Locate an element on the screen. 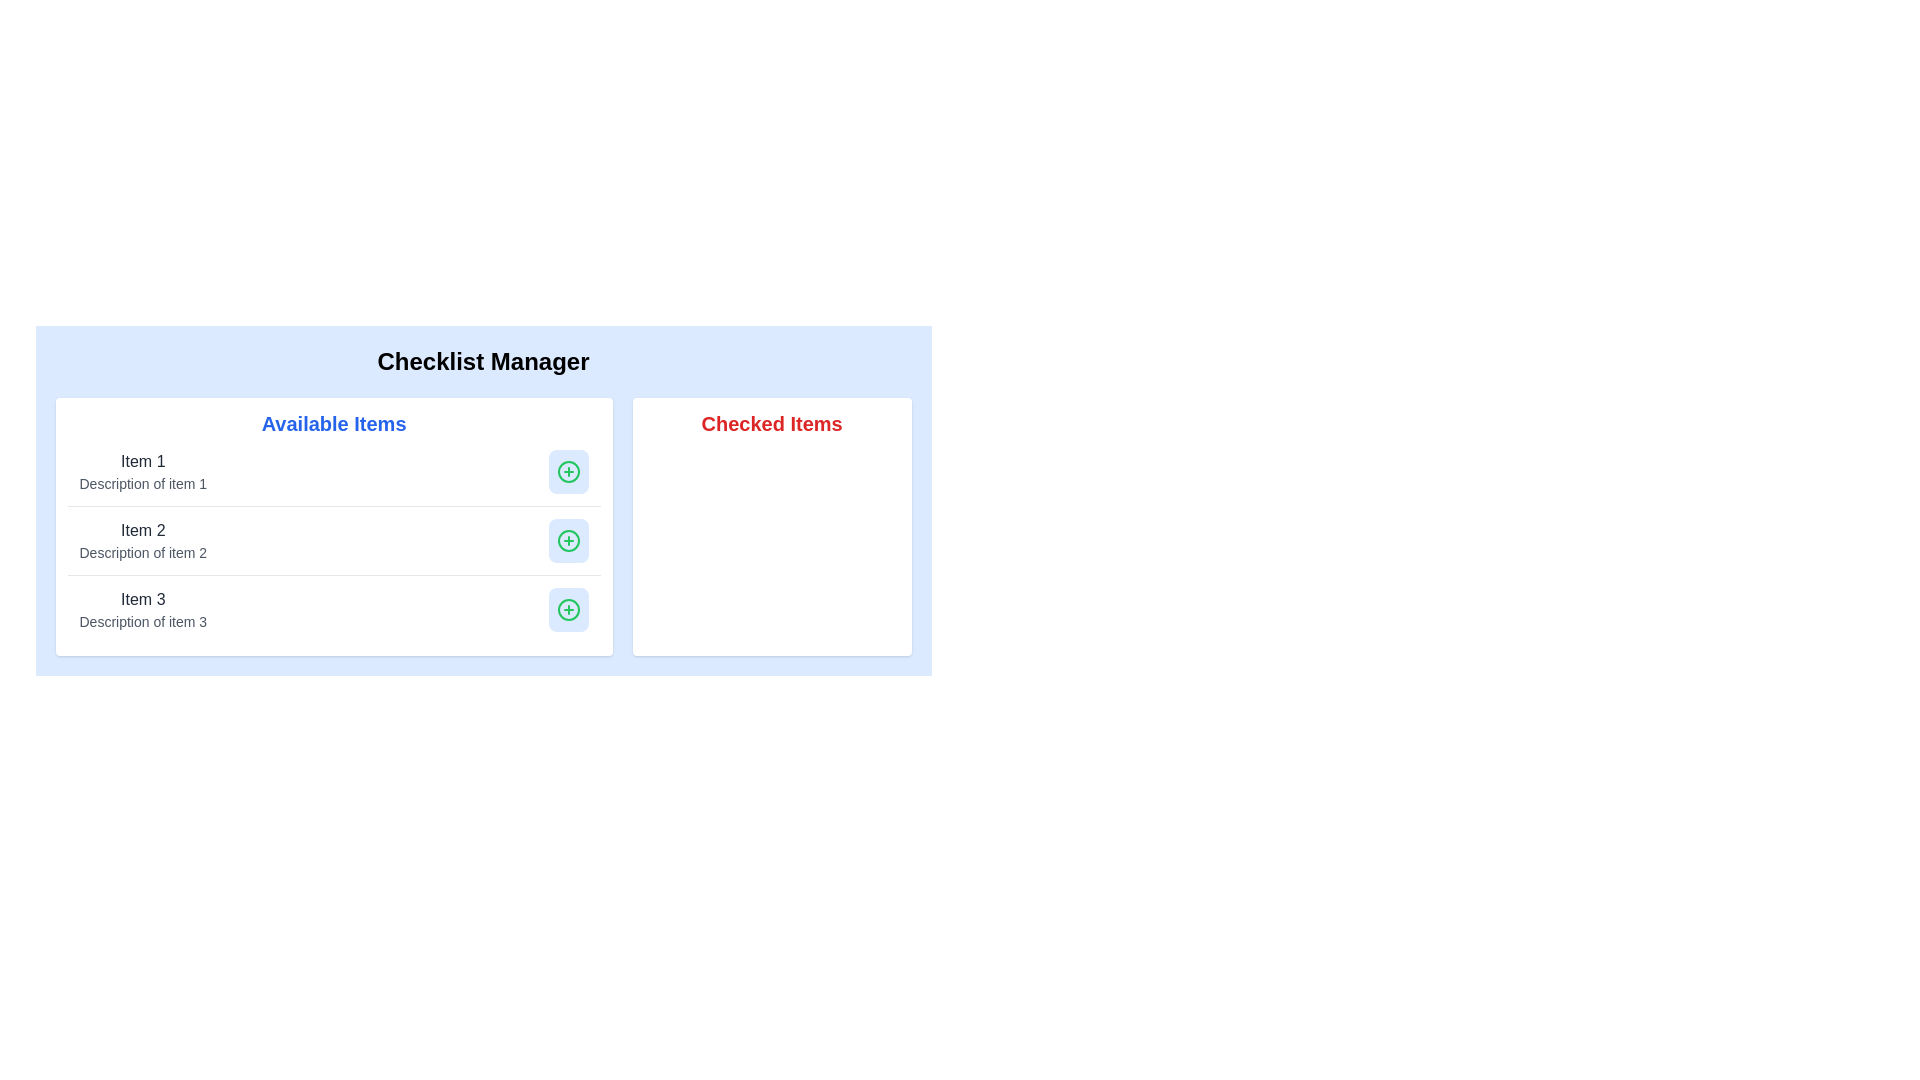  the 'Checked Items' text label, which is a bold red header located at the top of the right-hand panel within the checklist interface is located at coordinates (771, 423).